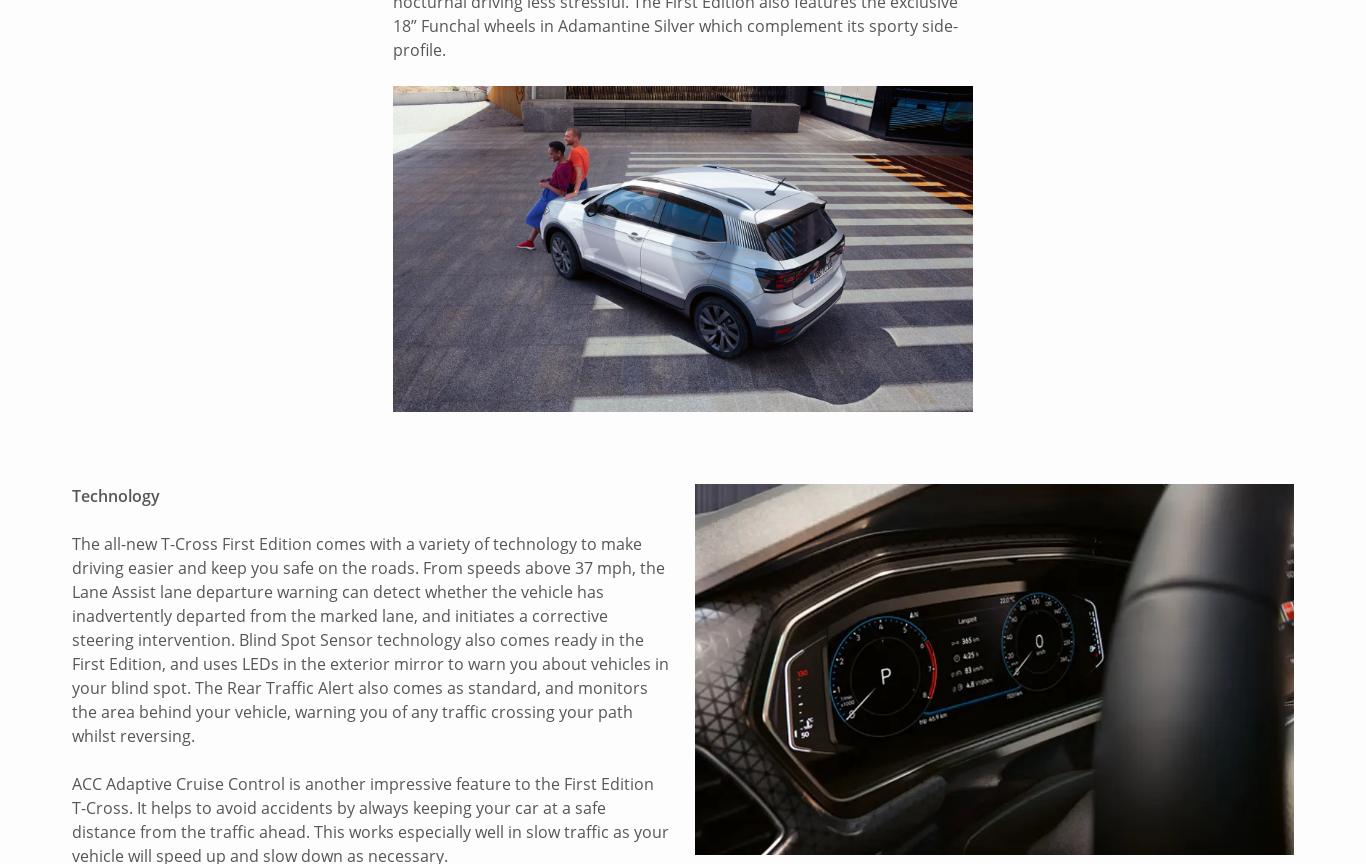 The height and width of the screenshot is (864, 1366). What do you see at coordinates (118, 592) in the screenshot?
I see `'Volkswagen'` at bounding box center [118, 592].